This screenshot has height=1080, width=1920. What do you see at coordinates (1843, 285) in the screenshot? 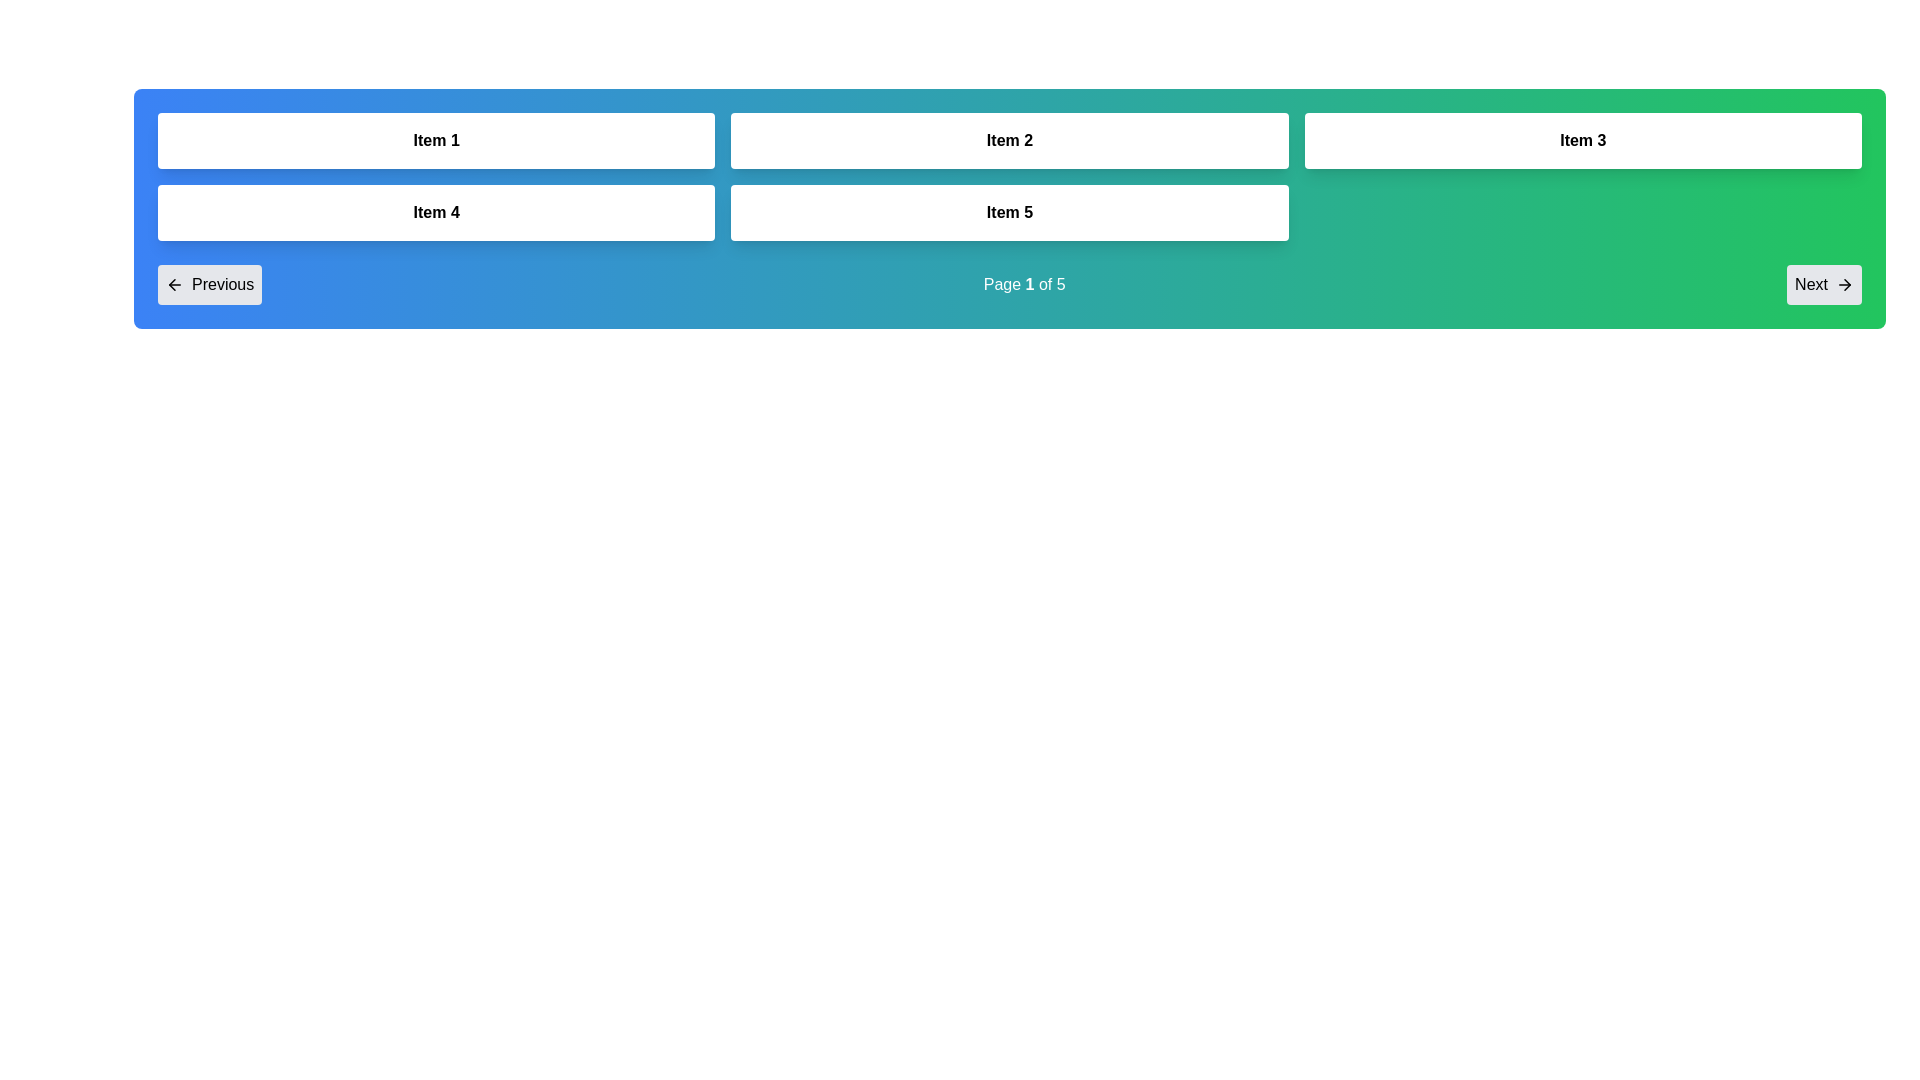
I see `the arrow icon located within the 'Next' button at the bottom-right corner of the navigation bar, adjacent to the text label 'Next'` at bounding box center [1843, 285].